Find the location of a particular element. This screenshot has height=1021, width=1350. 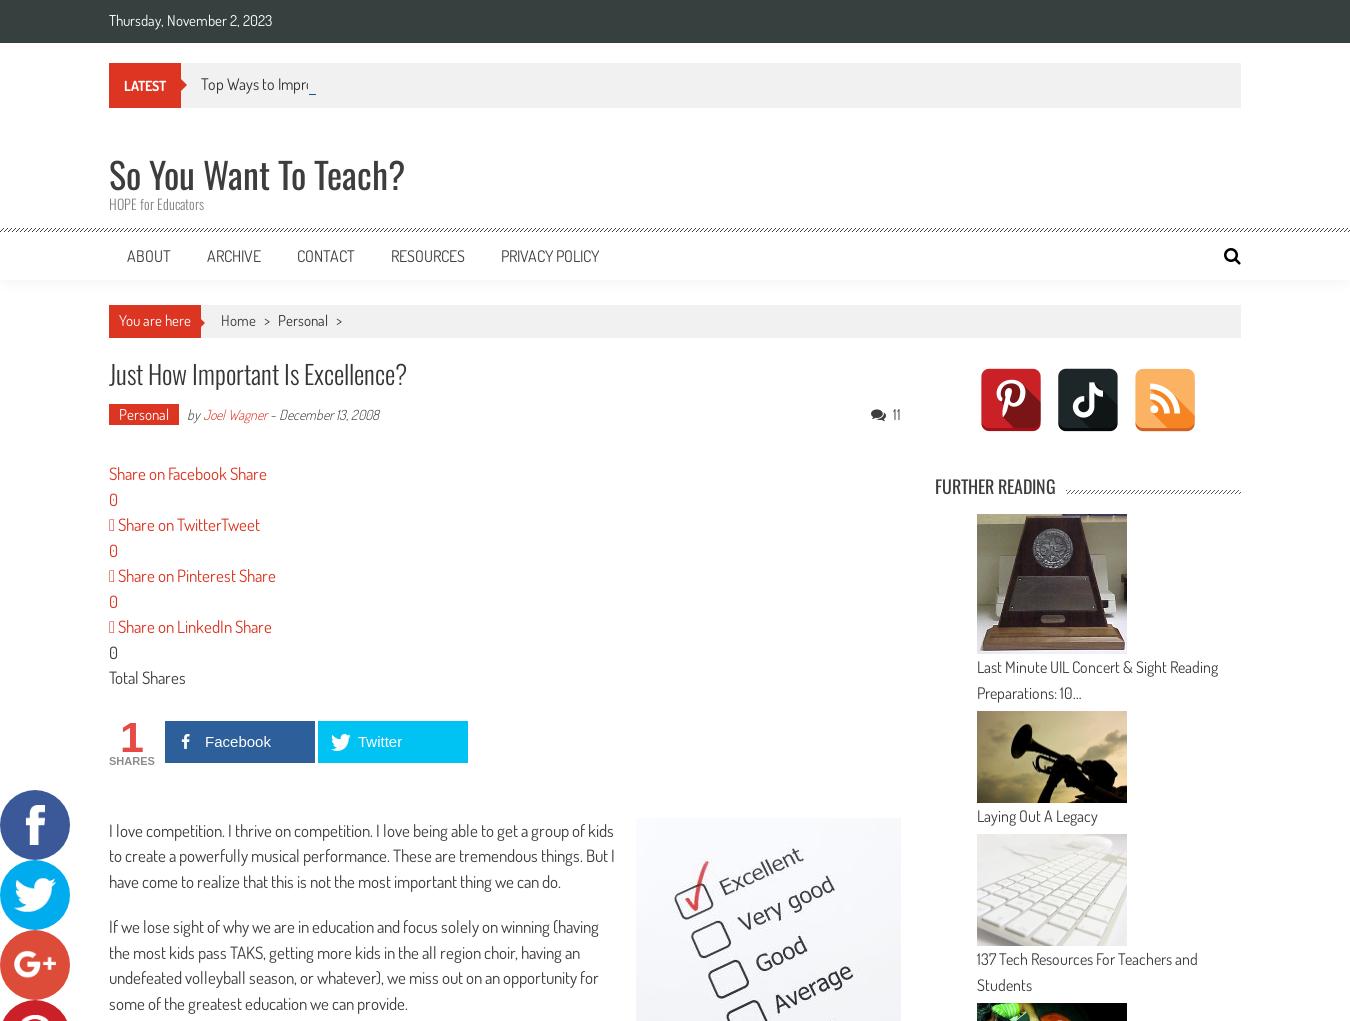

'Latest' is located at coordinates (144, 83).